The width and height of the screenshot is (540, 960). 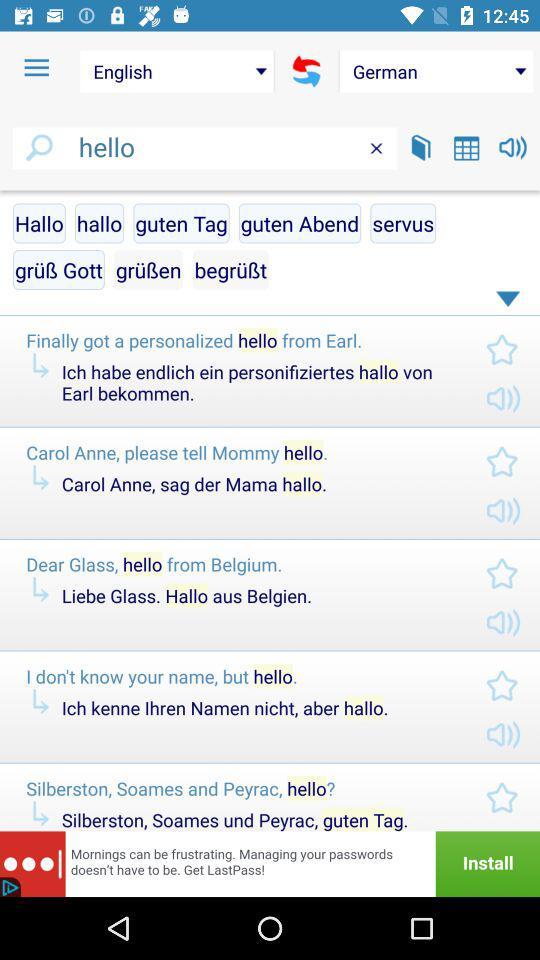 What do you see at coordinates (513, 146) in the screenshot?
I see `sound` at bounding box center [513, 146].